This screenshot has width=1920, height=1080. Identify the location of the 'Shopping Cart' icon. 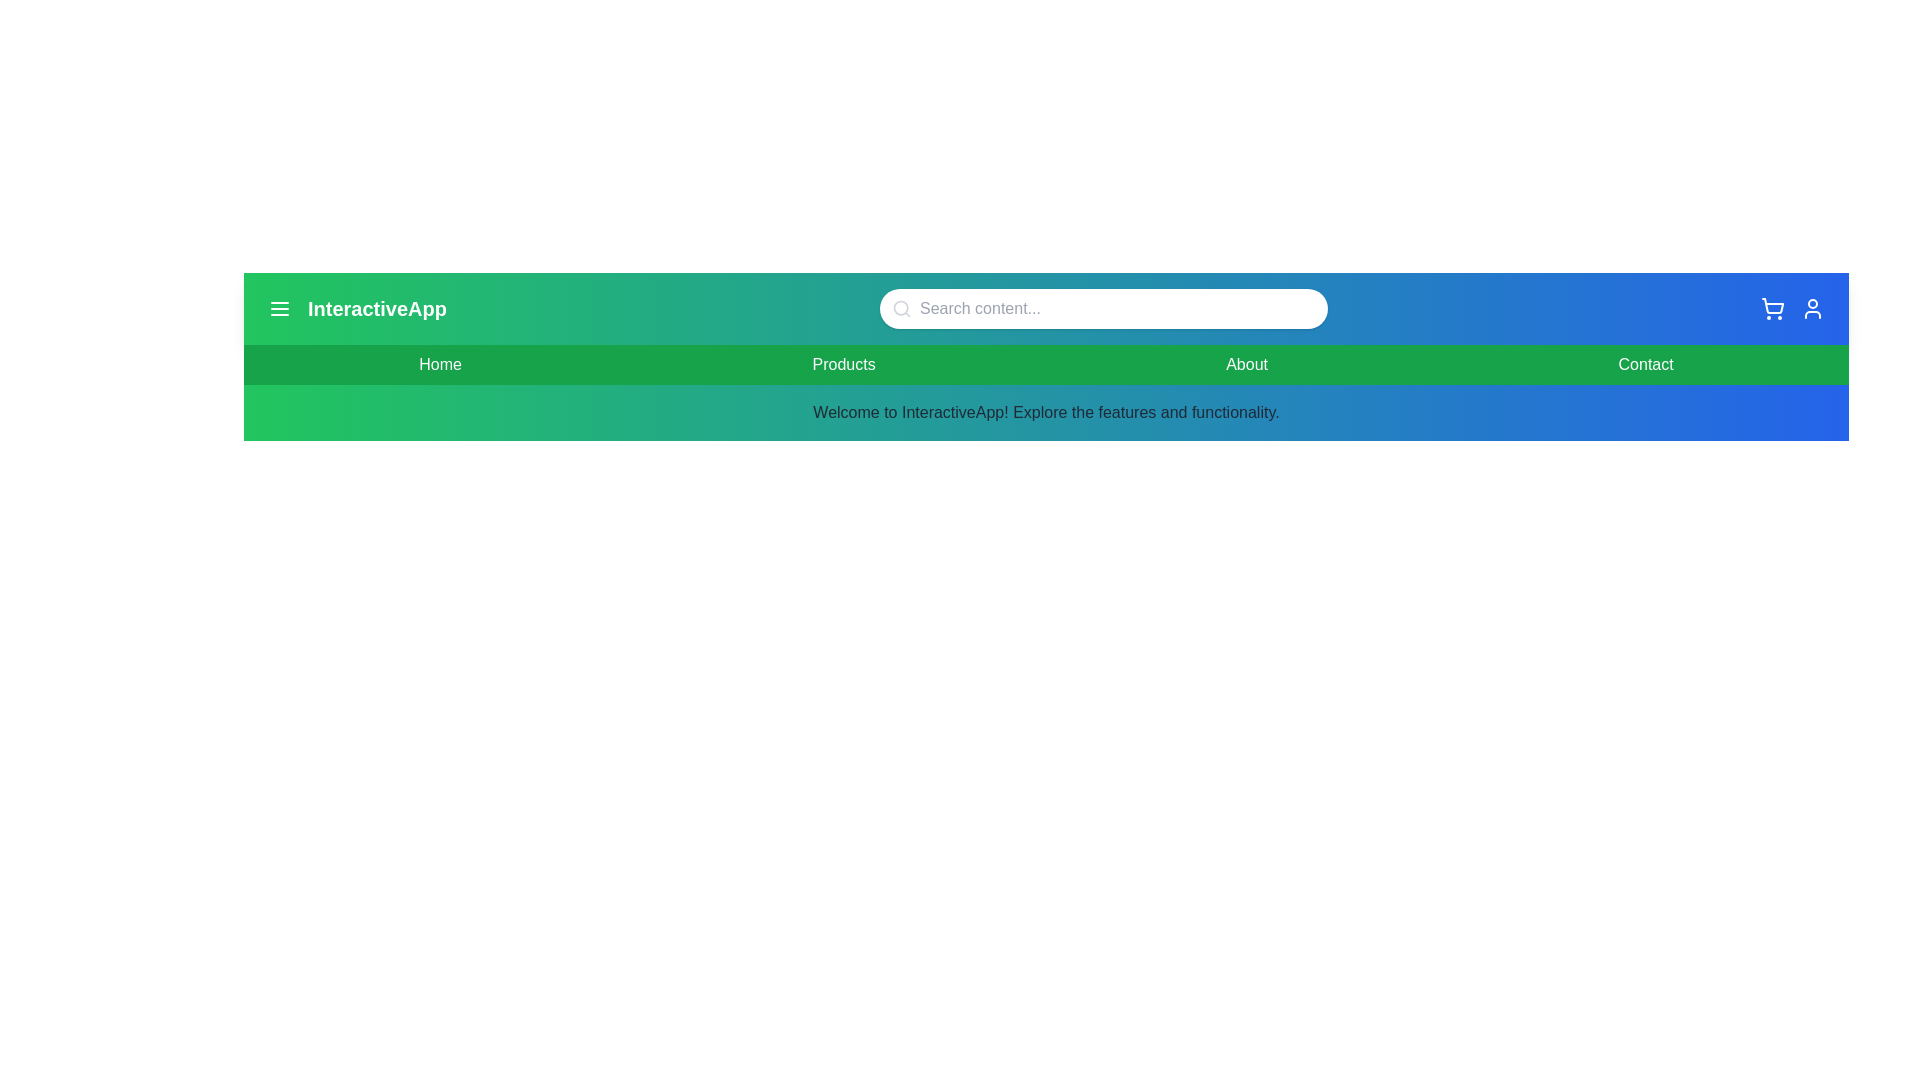
(1772, 308).